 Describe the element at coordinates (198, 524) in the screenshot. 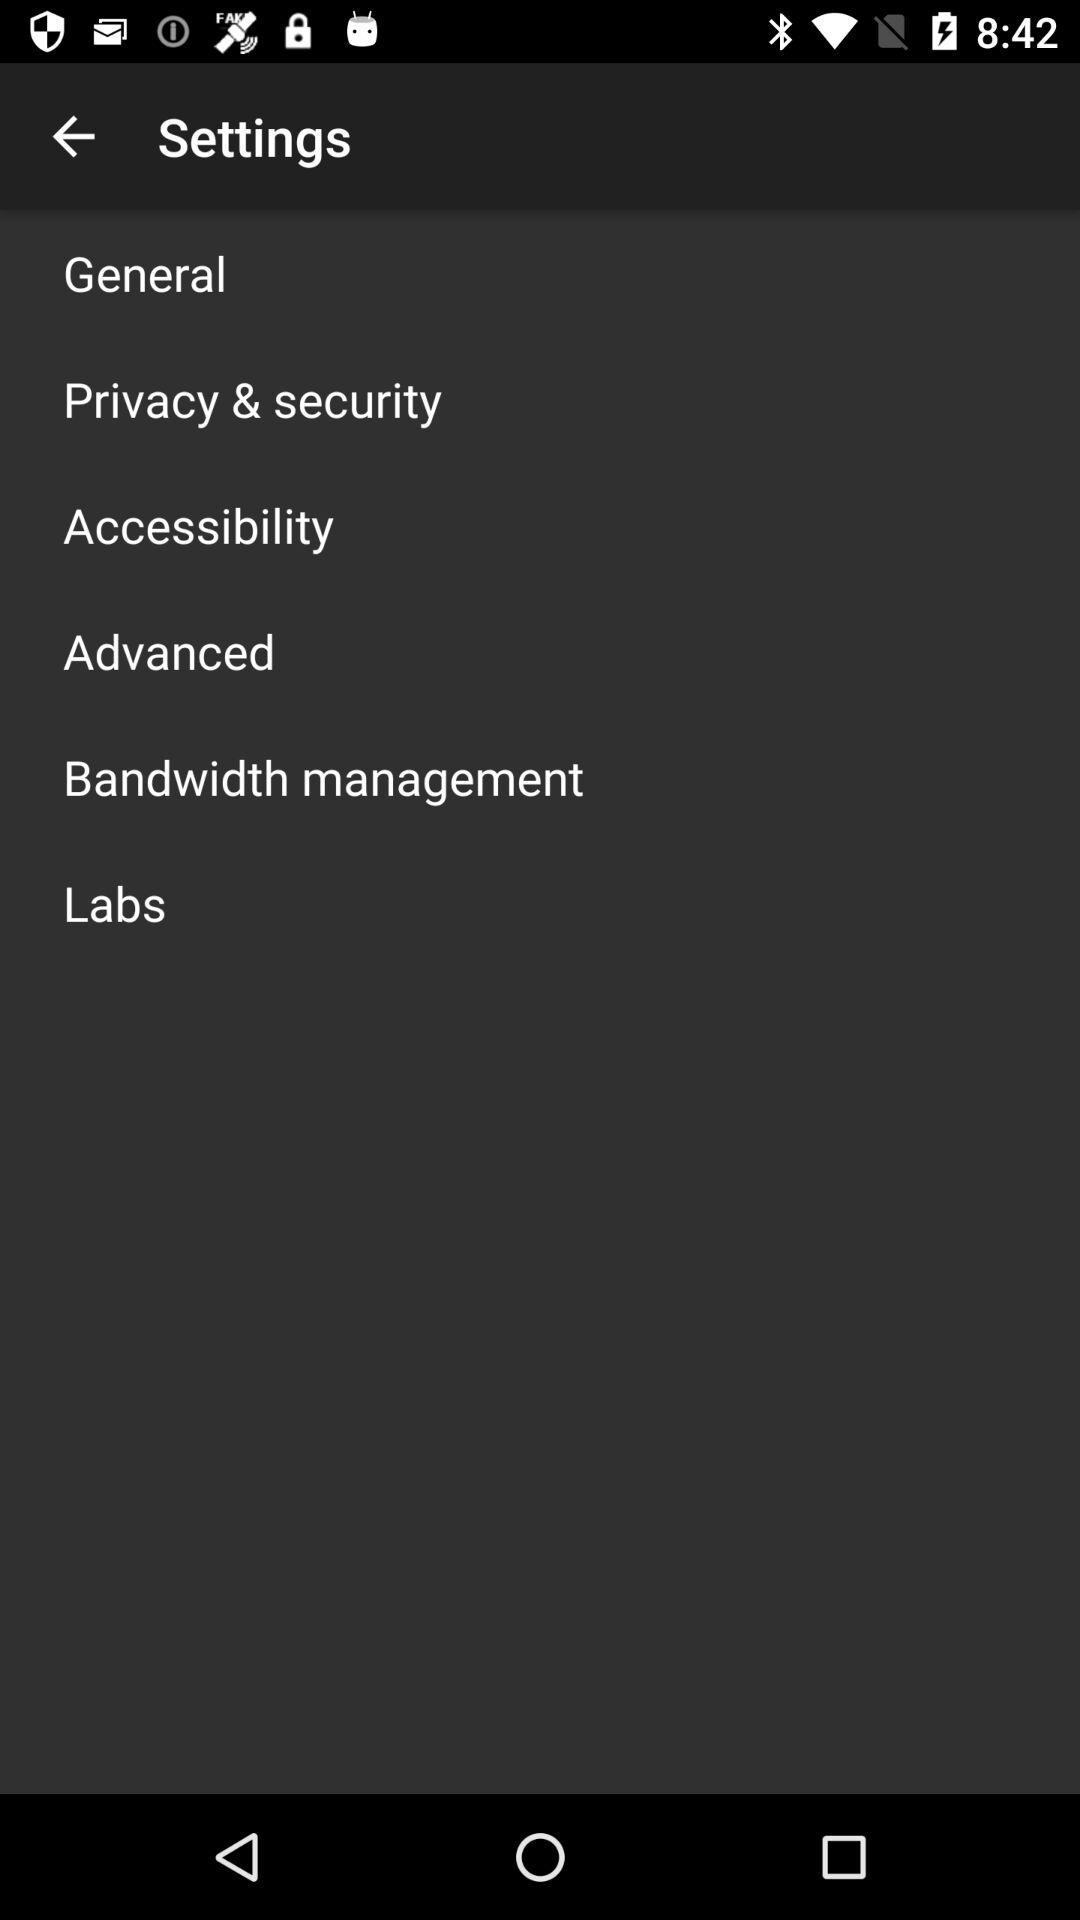

I see `the accessibility icon` at that location.